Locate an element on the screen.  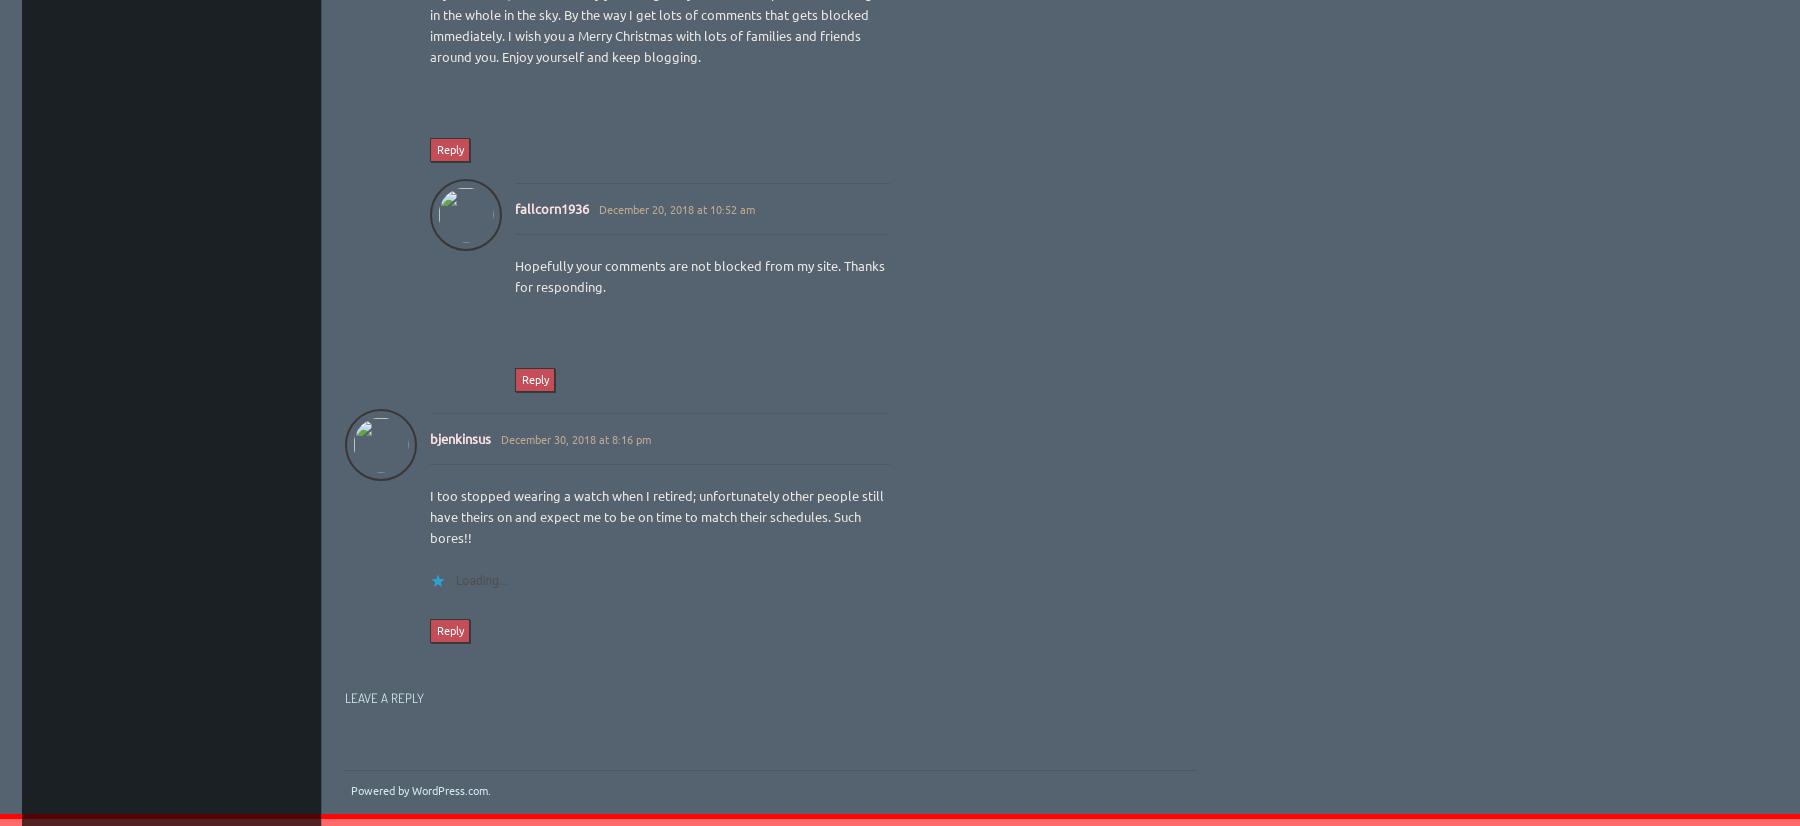
'Leave a Reply' is located at coordinates (384, 696).